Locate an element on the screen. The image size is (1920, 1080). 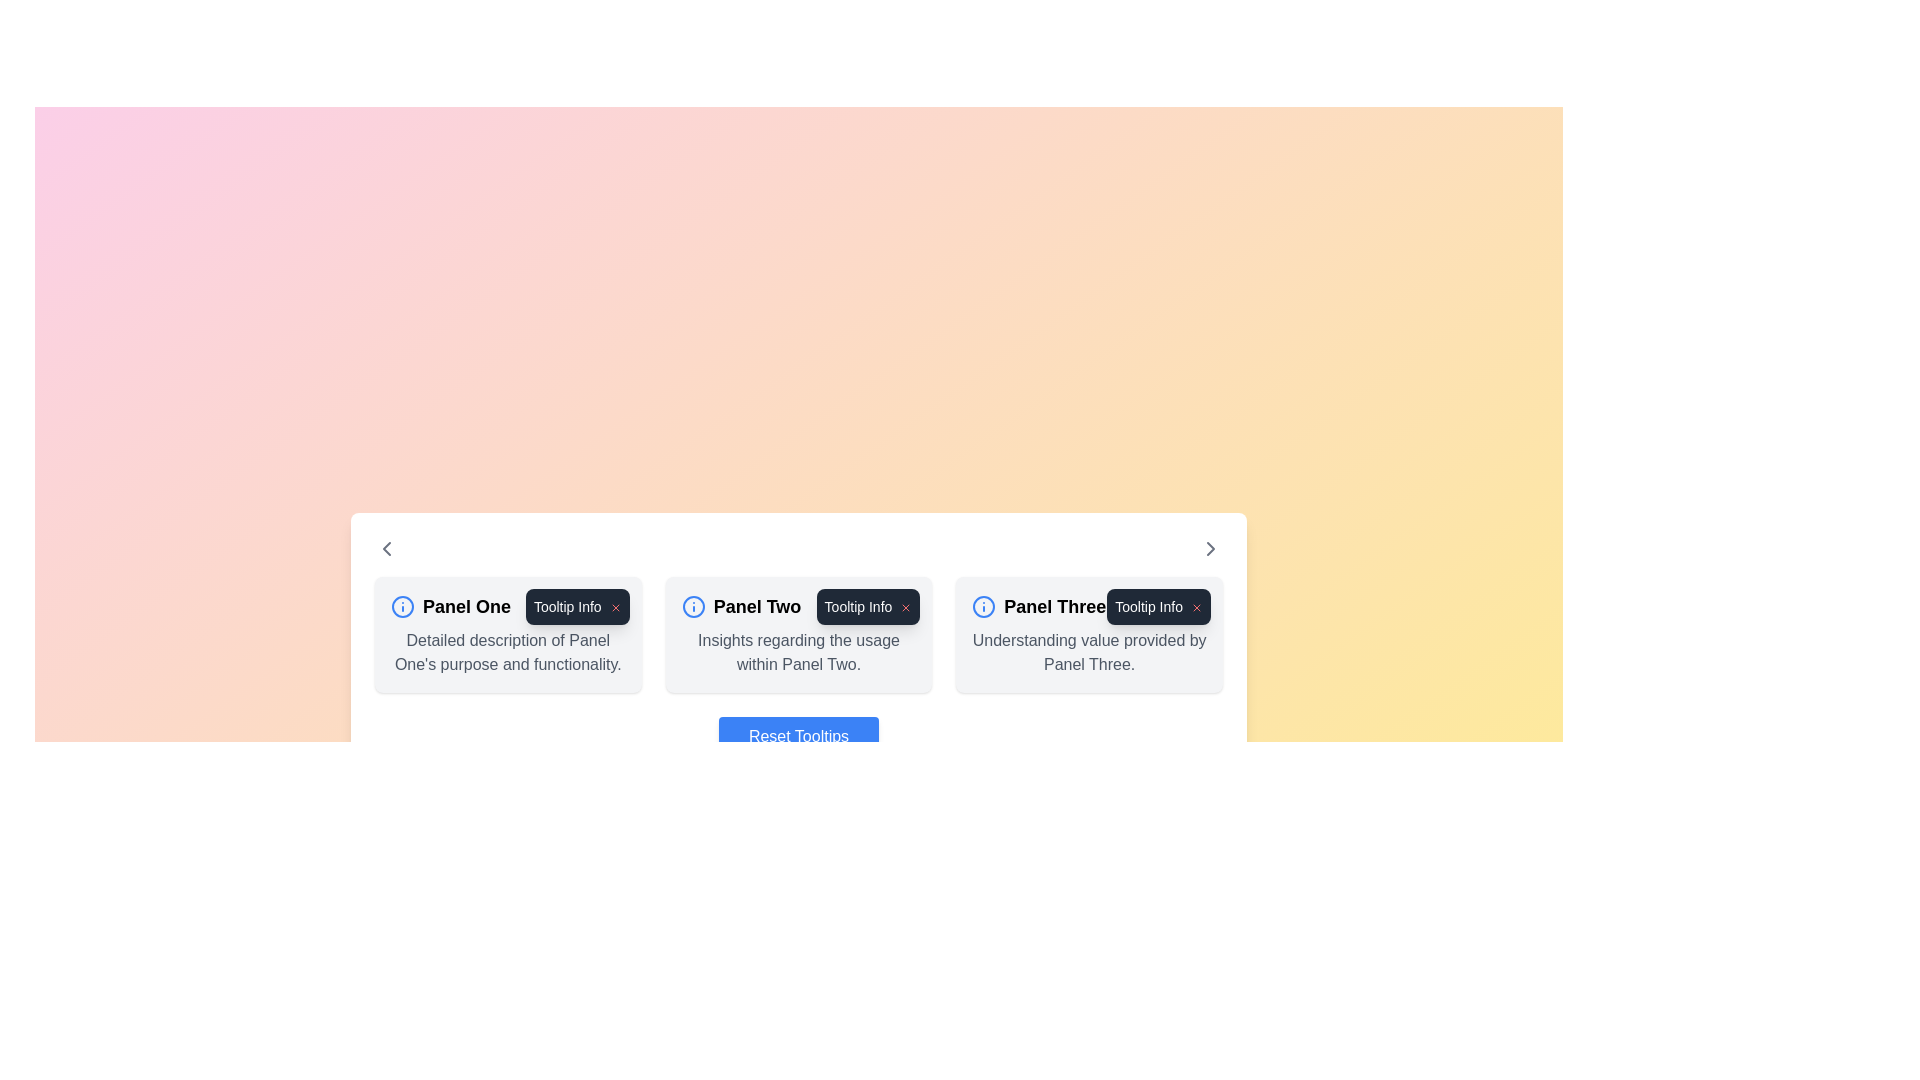
the Text Label that serves as the title for the third panel in the series is located at coordinates (1088, 605).